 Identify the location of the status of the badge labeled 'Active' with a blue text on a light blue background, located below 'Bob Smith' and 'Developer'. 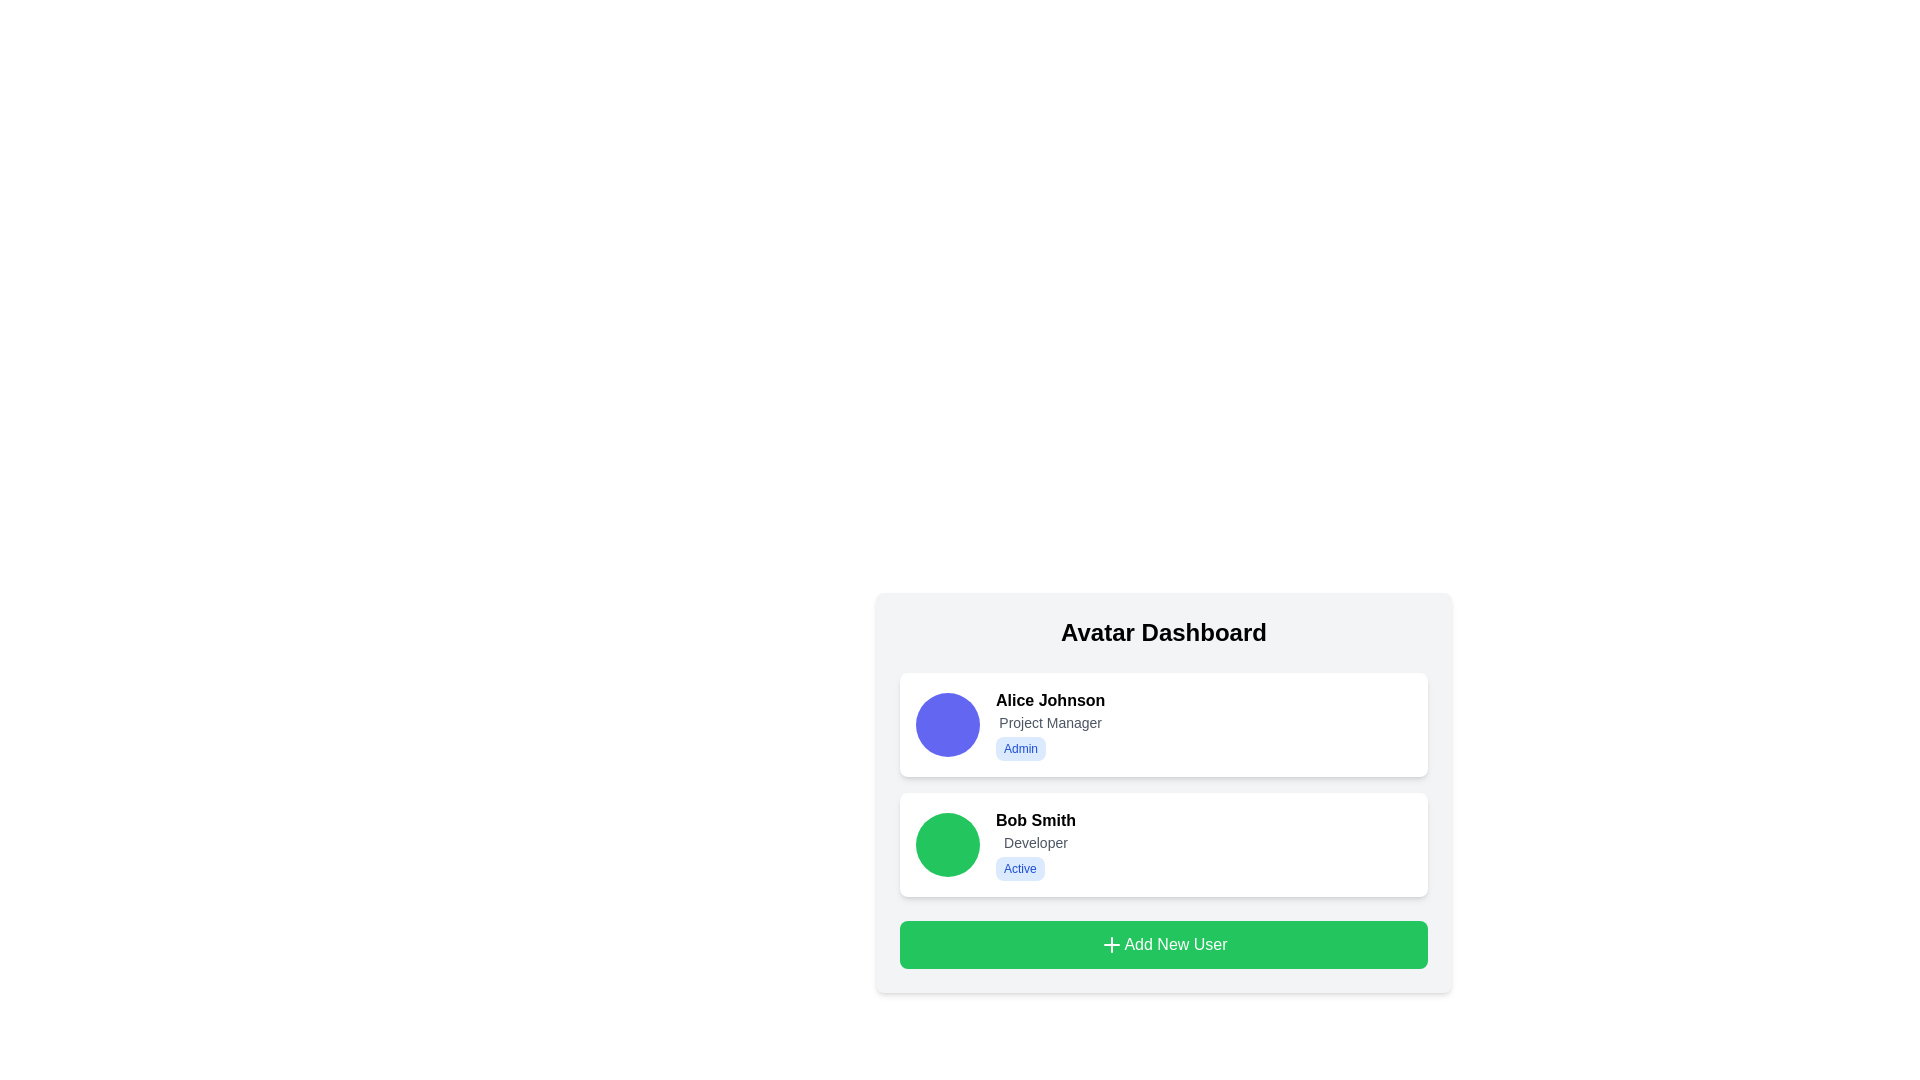
(1036, 867).